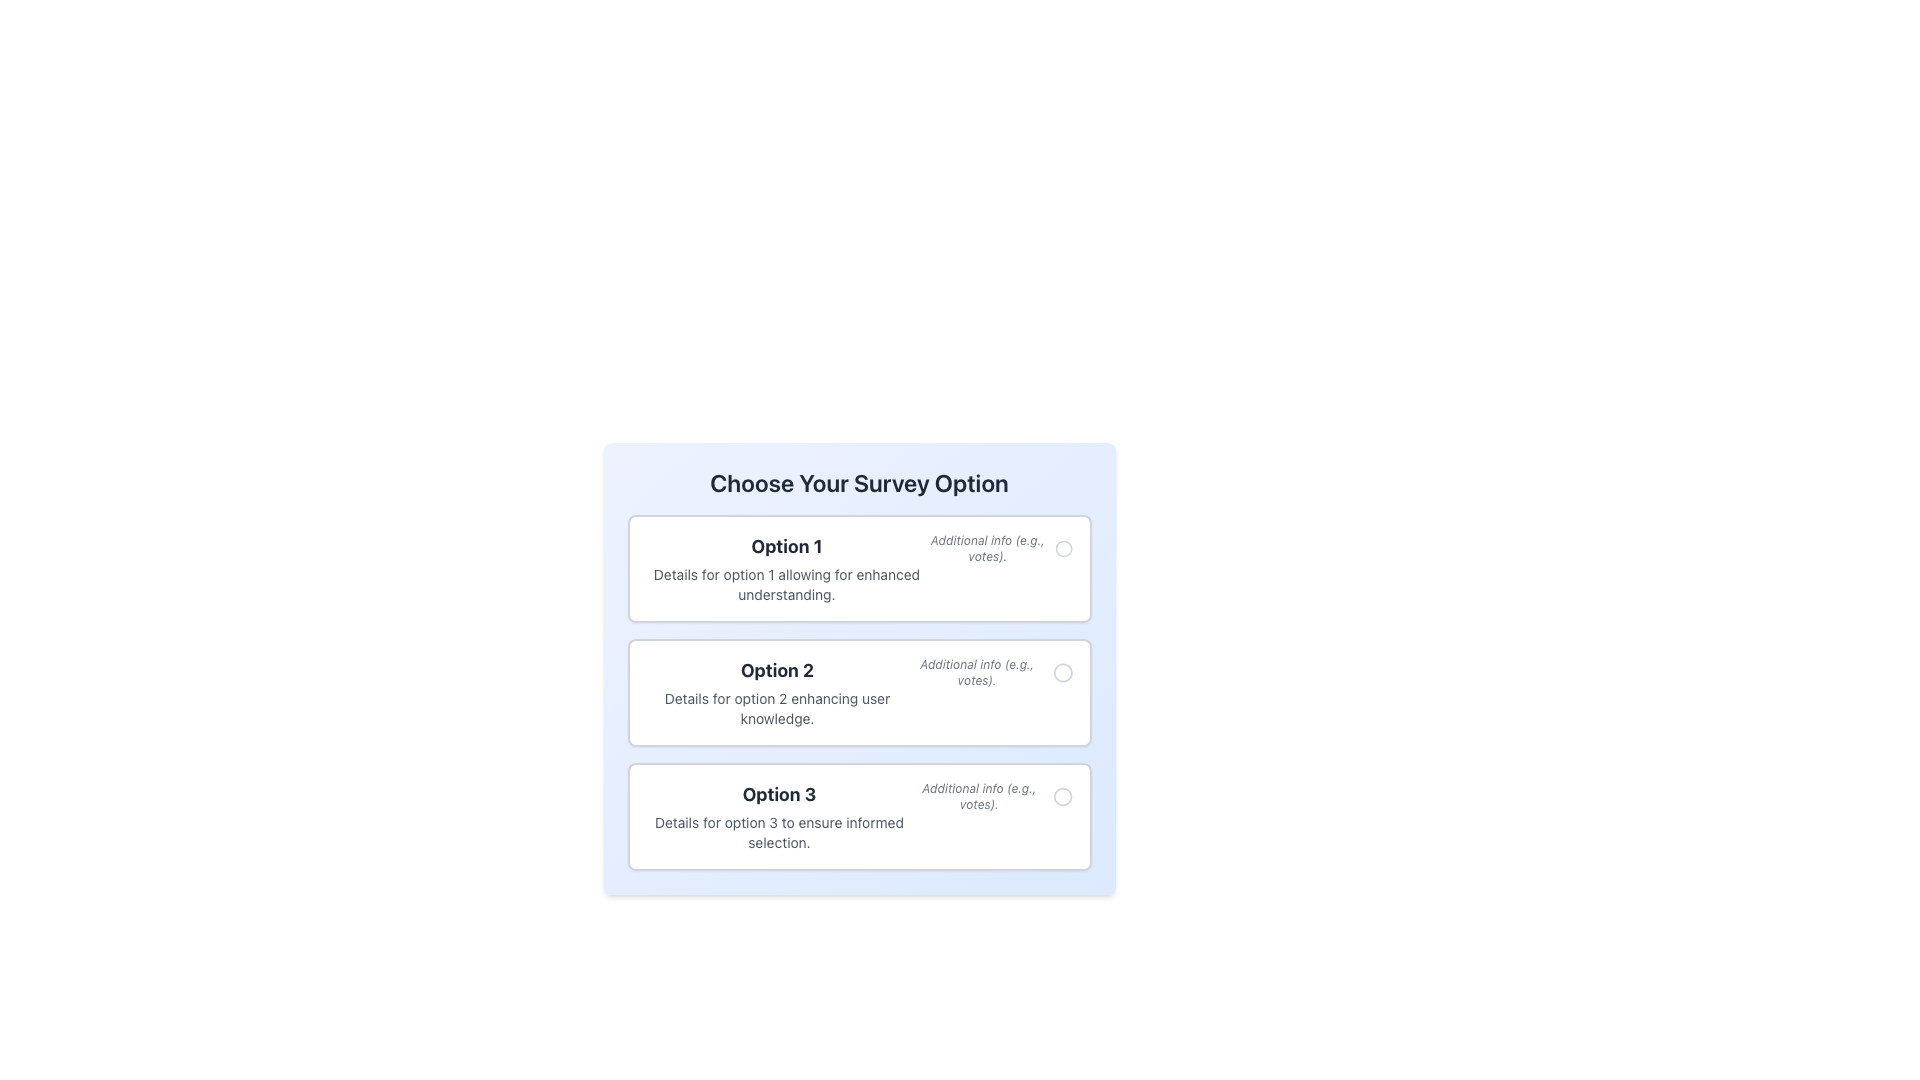 The height and width of the screenshot is (1080, 1920). What do you see at coordinates (776, 671) in the screenshot?
I see `the label element that serves as the title for the middle option in the survey choices, specifically labeled 'Option 2'` at bounding box center [776, 671].